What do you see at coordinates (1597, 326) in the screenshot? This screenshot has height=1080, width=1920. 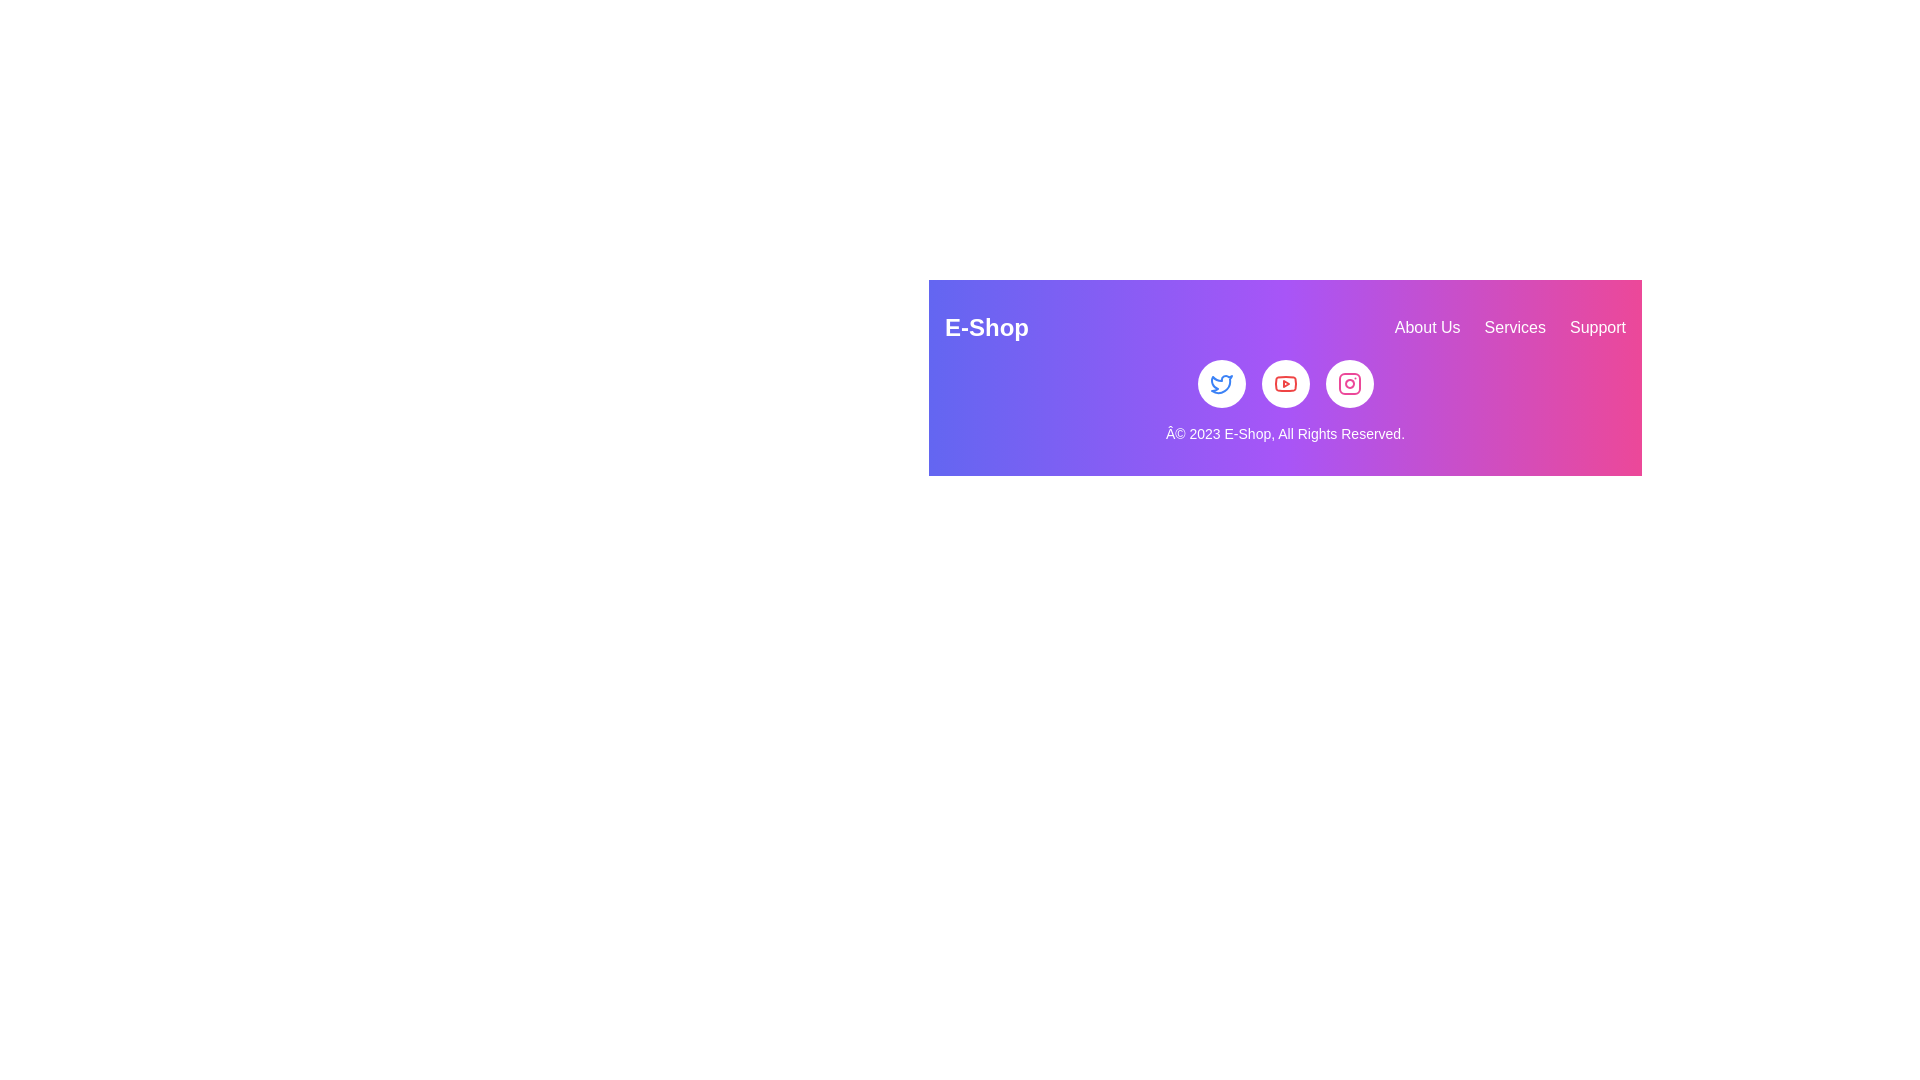 I see `the hyperlink located at the far right of the horizontal navigation menu to observe the underline effect` at bounding box center [1597, 326].